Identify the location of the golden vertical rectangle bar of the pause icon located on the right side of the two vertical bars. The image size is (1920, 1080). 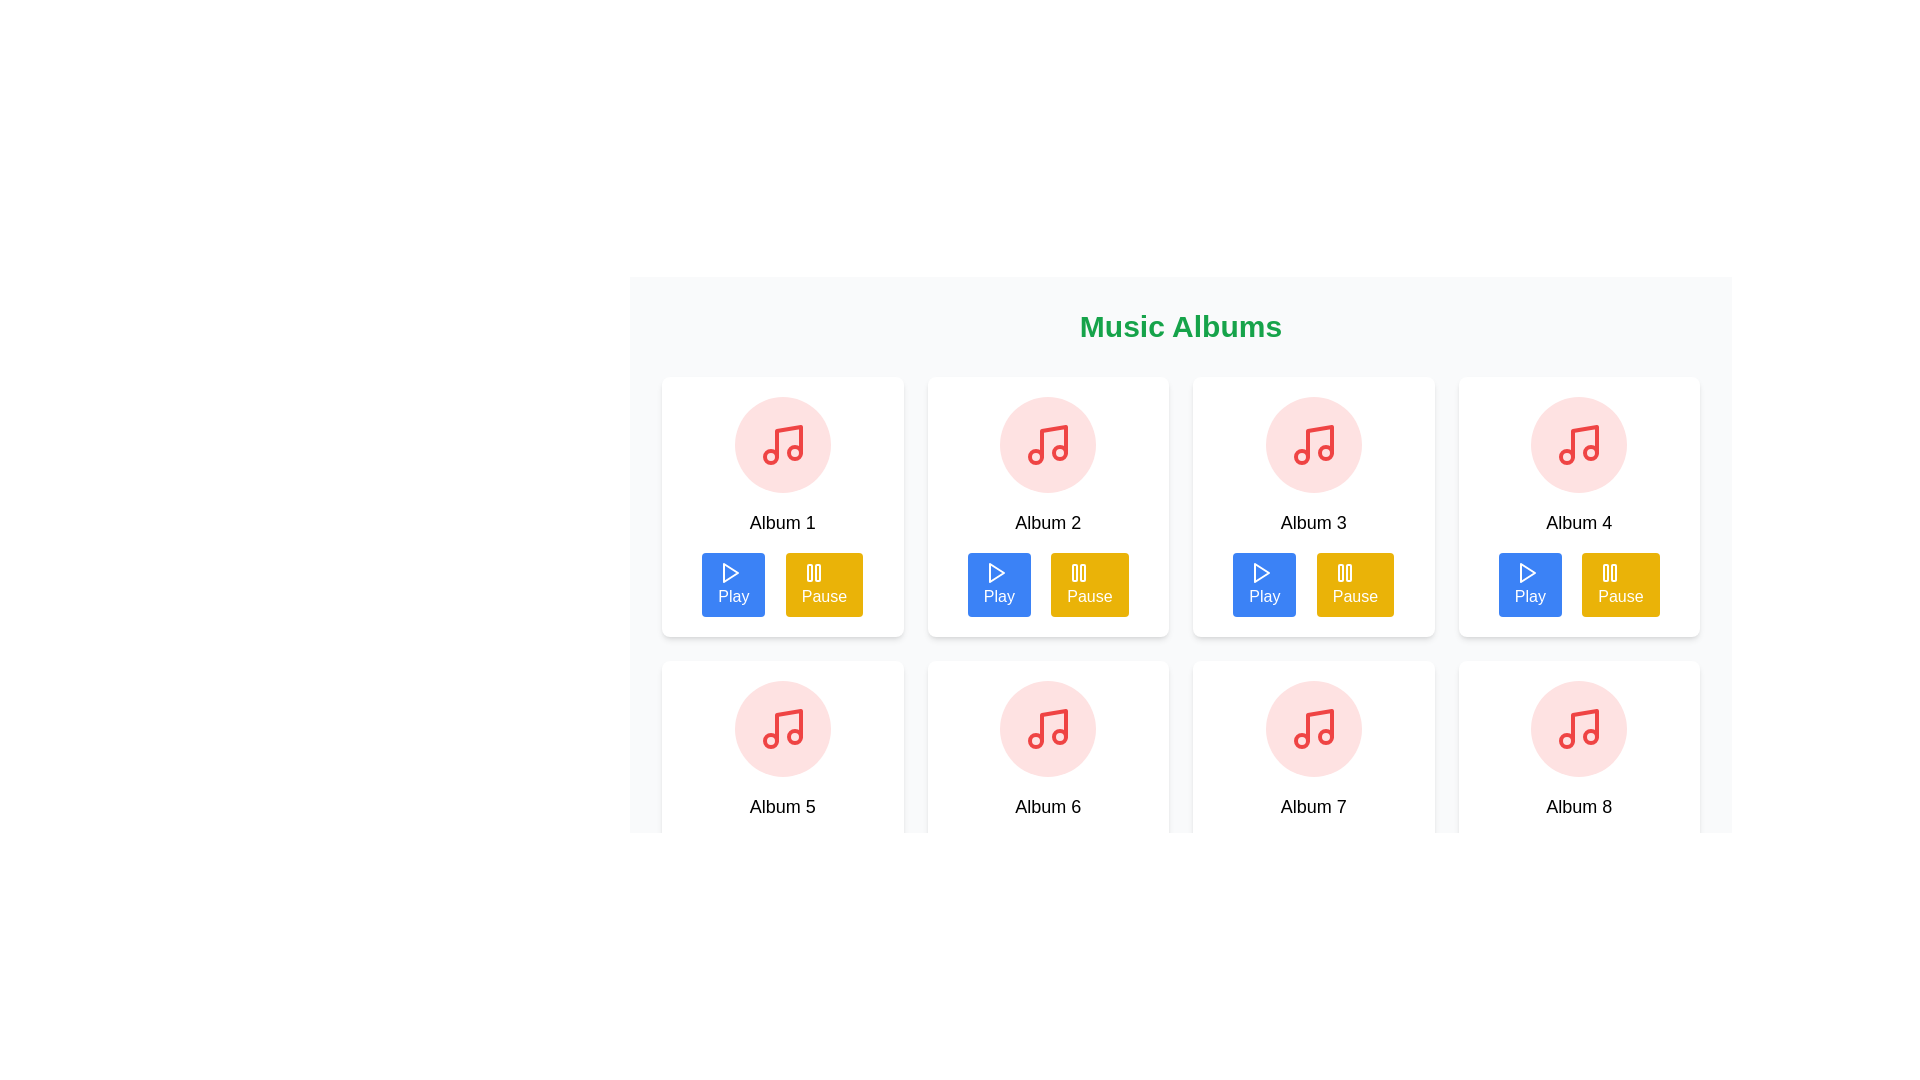
(1348, 573).